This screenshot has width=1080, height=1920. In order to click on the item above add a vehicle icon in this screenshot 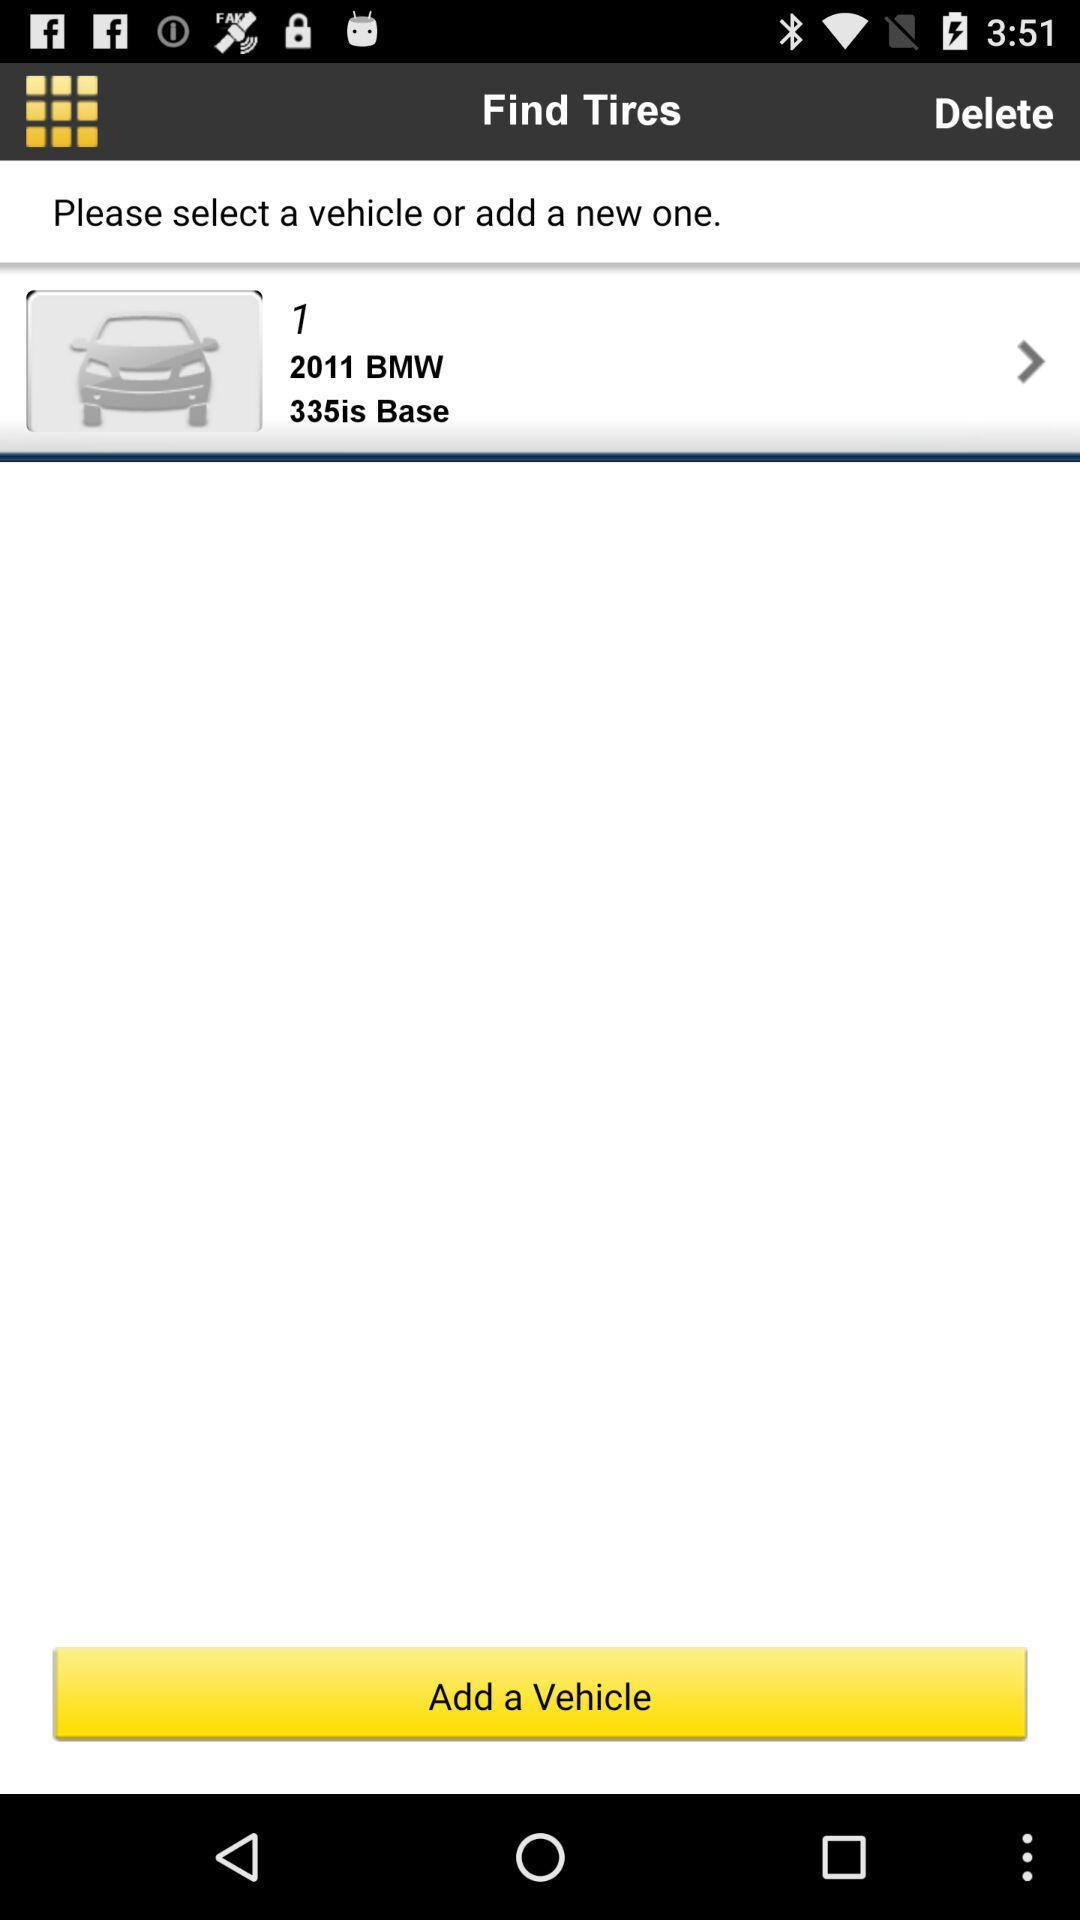, I will do `click(1031, 361)`.